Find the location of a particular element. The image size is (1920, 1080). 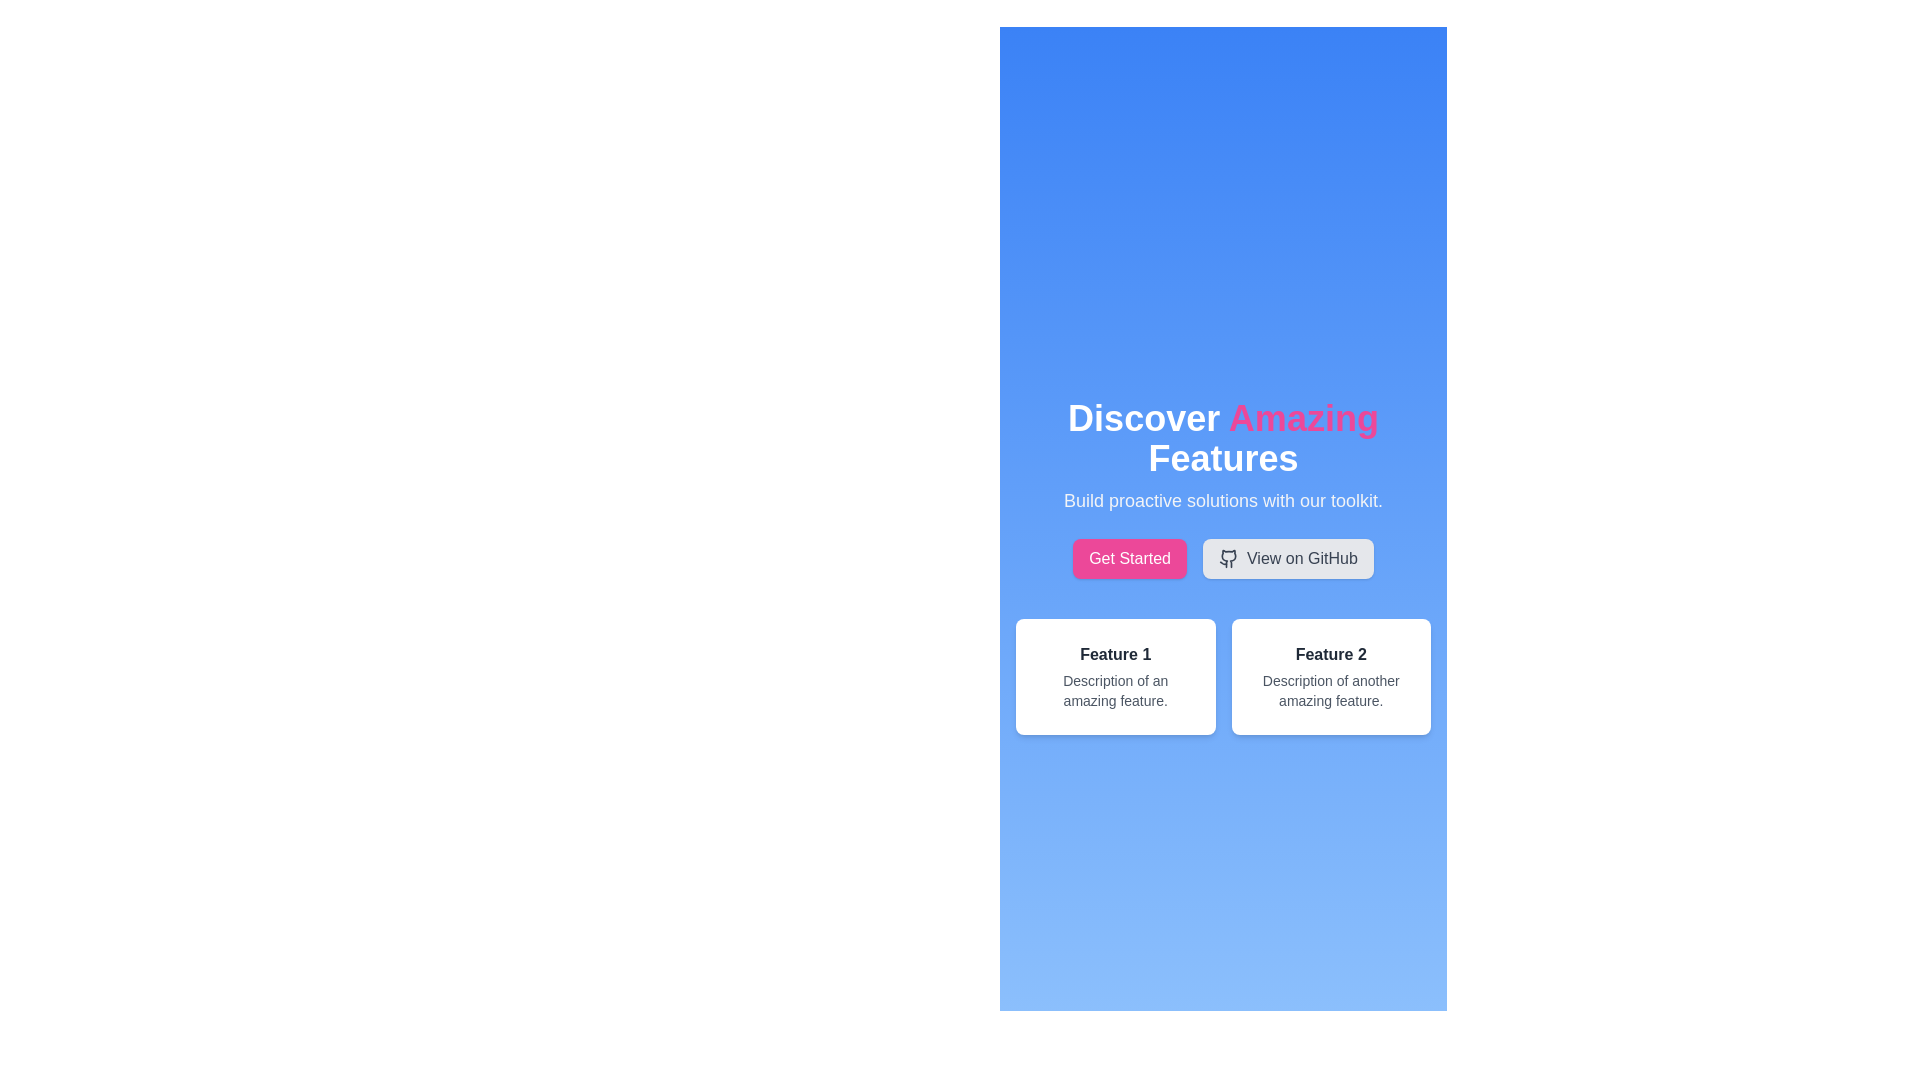

the text element styled in bold pink font with the text 'Amazing', which is the second word in the heading 'Discover Amazing Features', located prominently in the upper-middle of the layout is located at coordinates (1299, 417).